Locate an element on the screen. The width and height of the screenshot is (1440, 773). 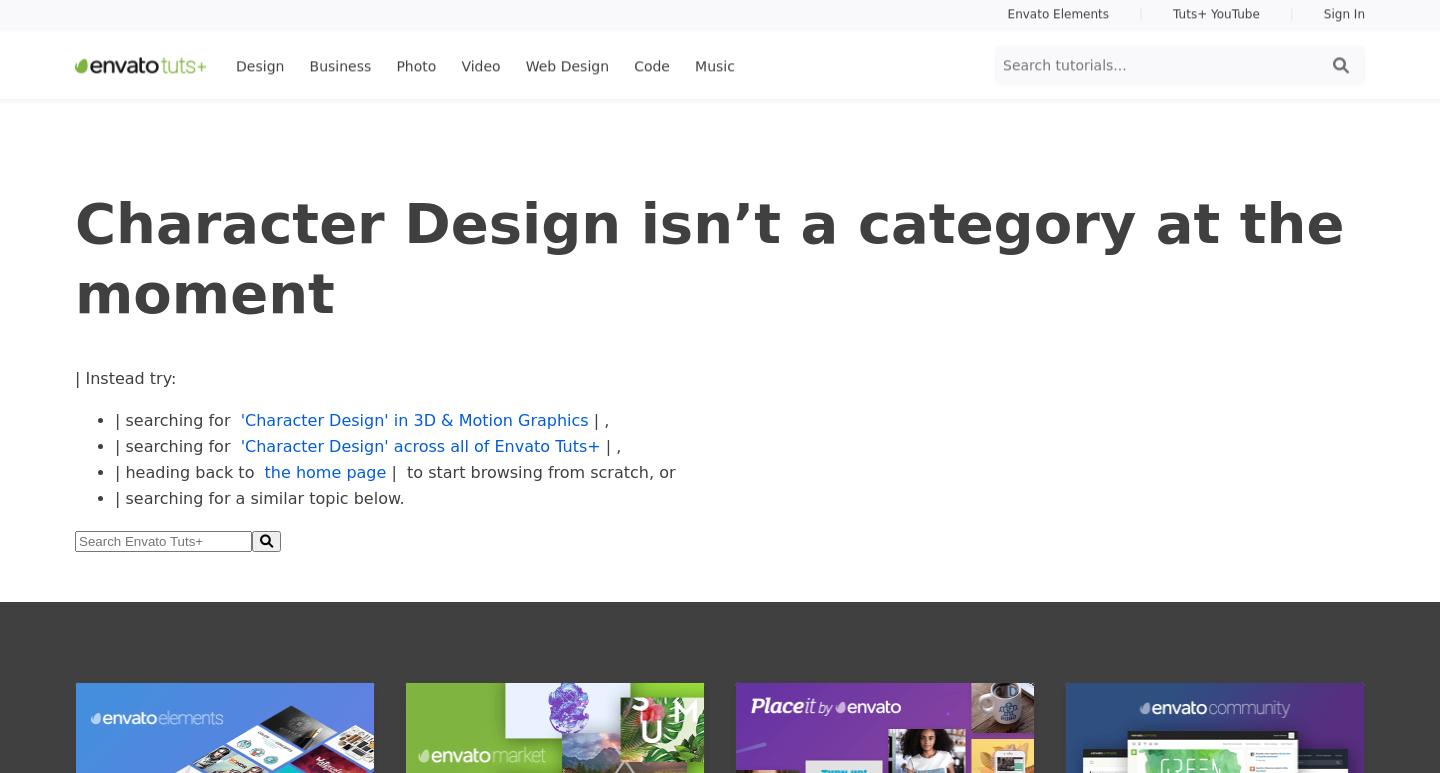
''Character Design' across all of Envato Tuts+' is located at coordinates (419, 446).